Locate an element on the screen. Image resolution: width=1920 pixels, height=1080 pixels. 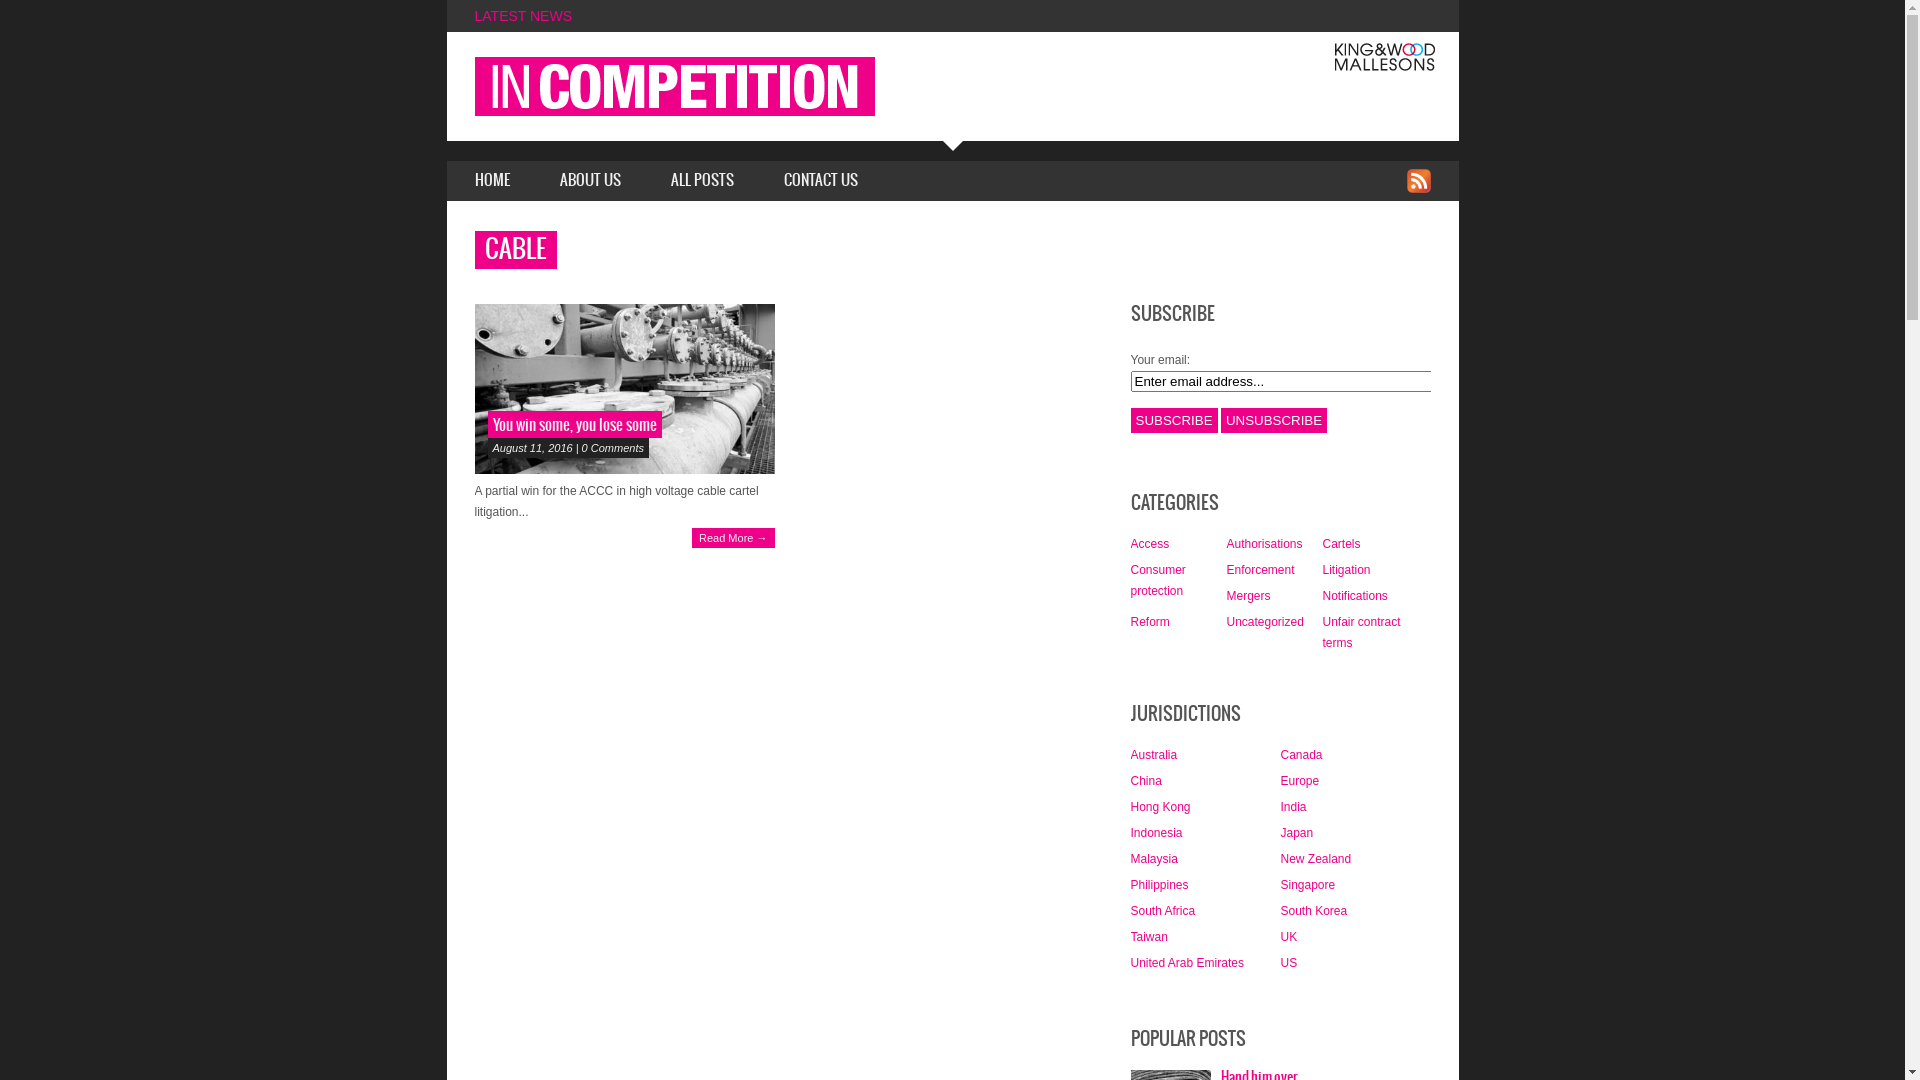
'Uncategorized' is located at coordinates (1263, 620).